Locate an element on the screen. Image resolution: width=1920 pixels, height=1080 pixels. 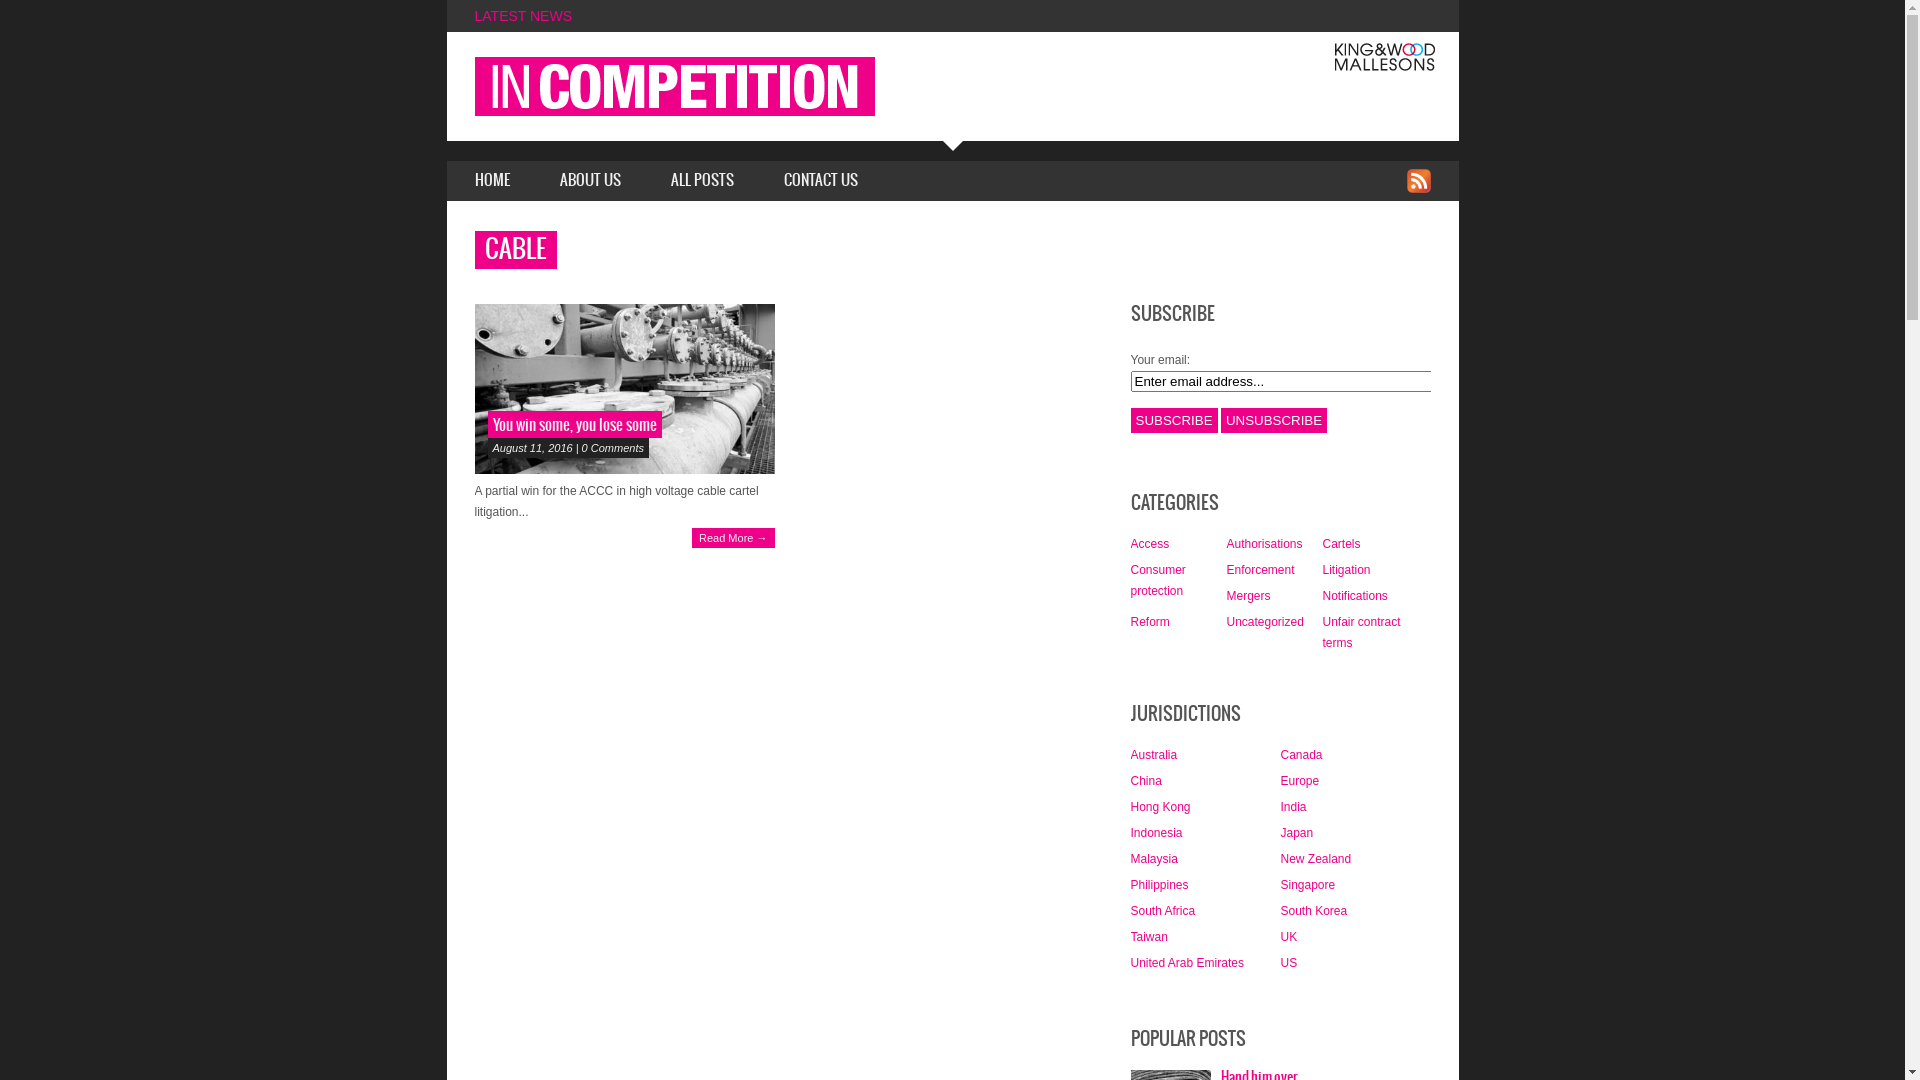
'Uncategorized' is located at coordinates (1263, 620).